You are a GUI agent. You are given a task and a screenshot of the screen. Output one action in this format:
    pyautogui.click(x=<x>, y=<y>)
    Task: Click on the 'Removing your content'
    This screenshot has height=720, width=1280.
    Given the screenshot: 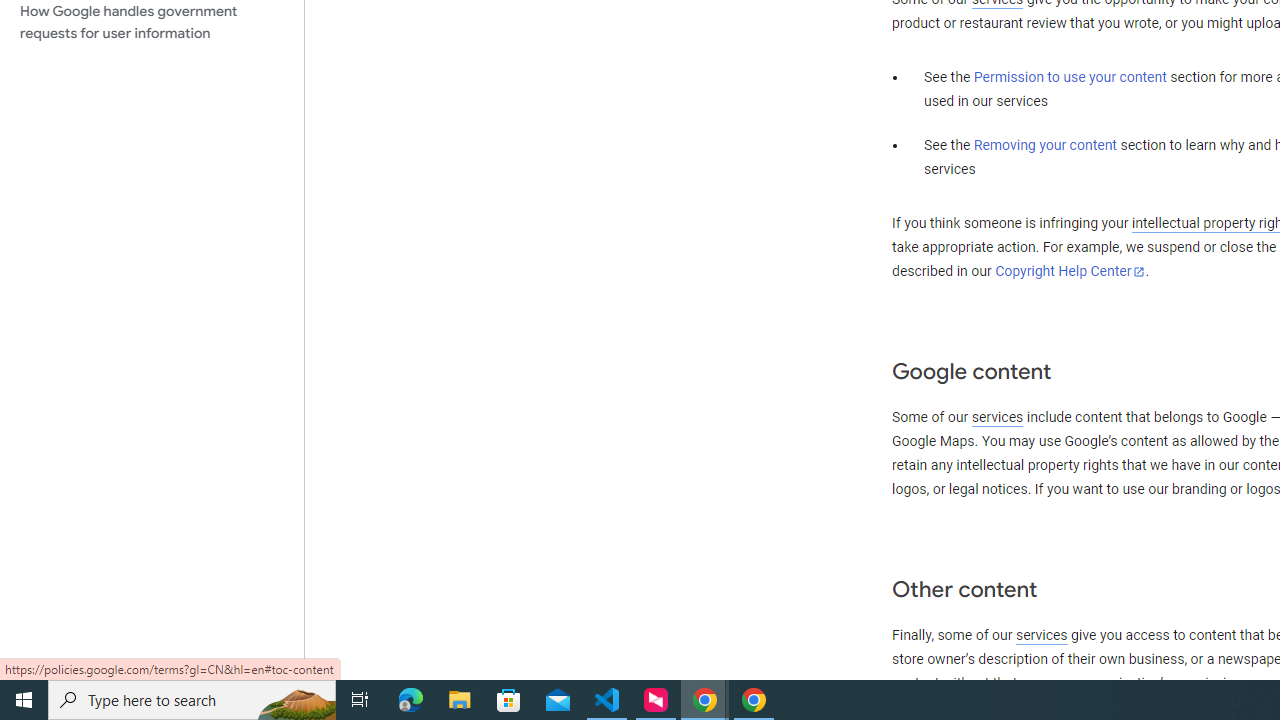 What is the action you would take?
    pyautogui.click(x=1044, y=144)
    